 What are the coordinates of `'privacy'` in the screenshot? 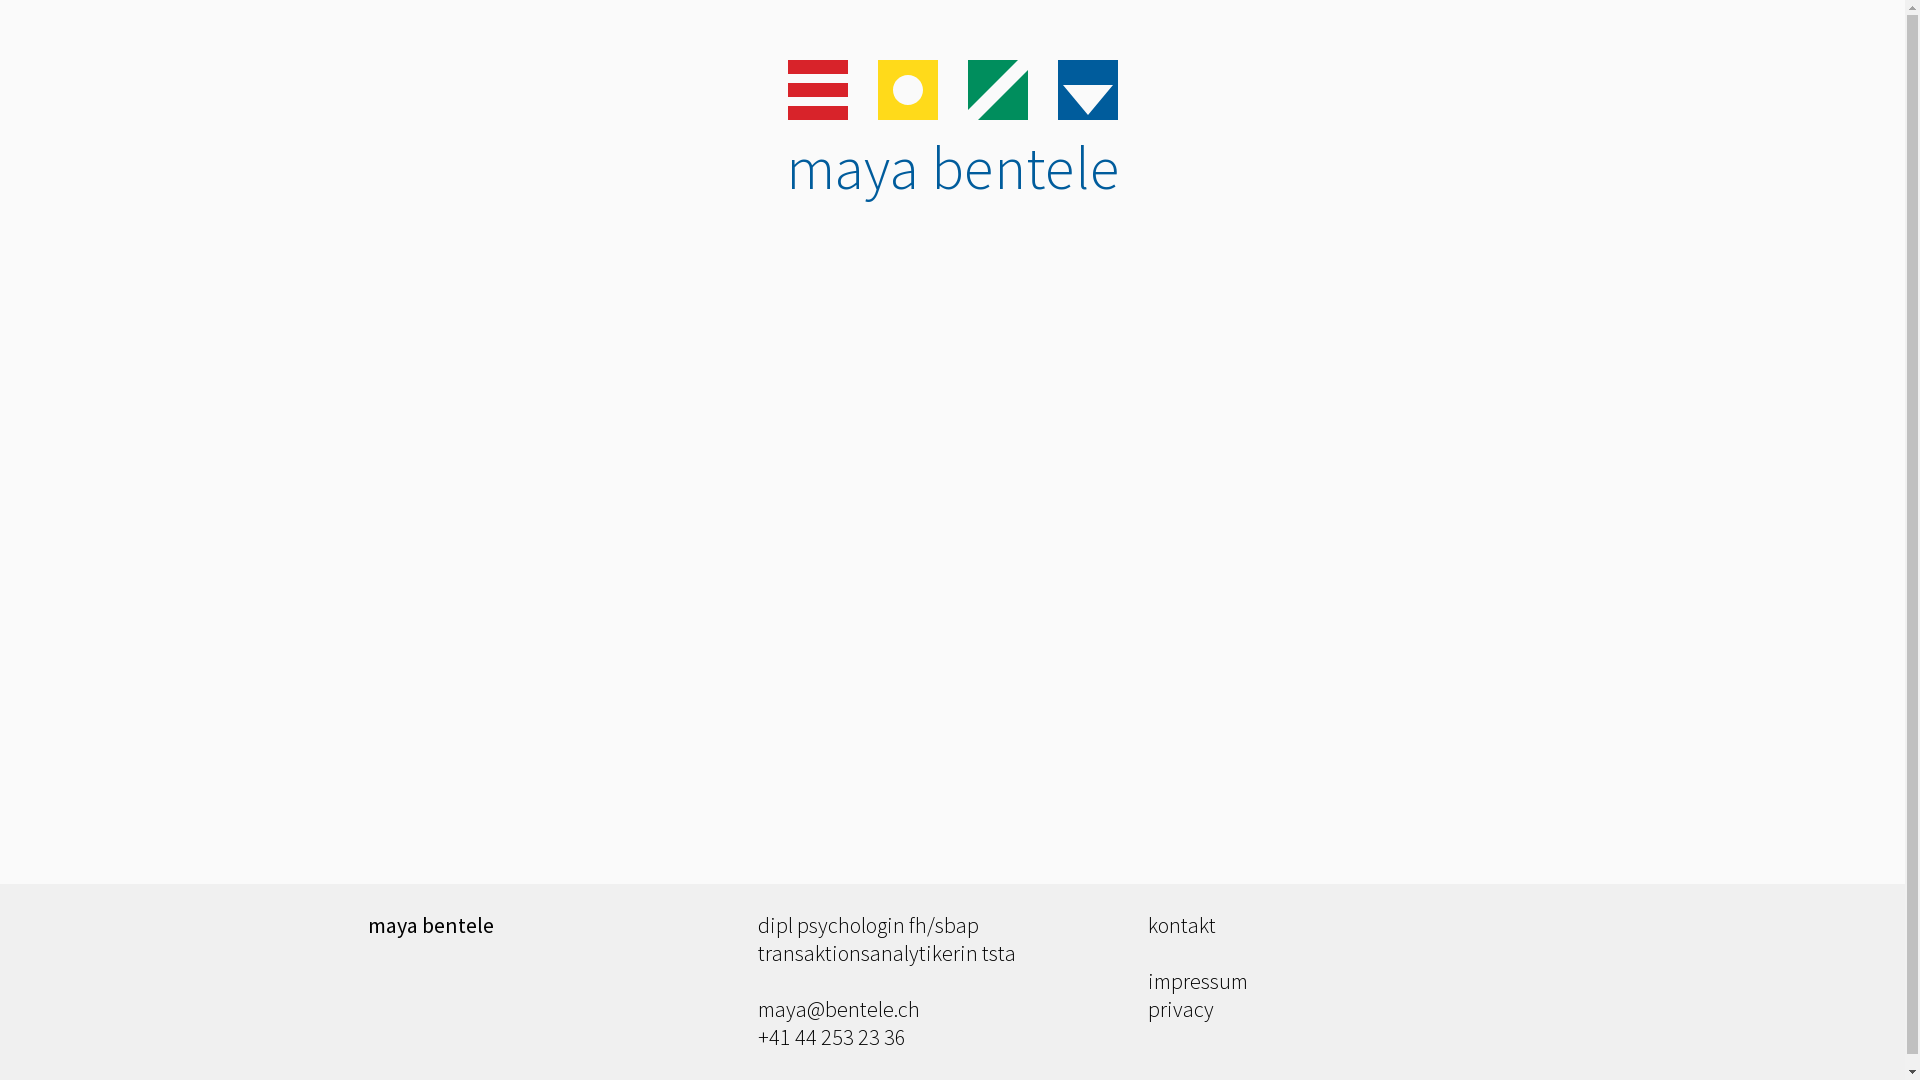 It's located at (1147, 1009).